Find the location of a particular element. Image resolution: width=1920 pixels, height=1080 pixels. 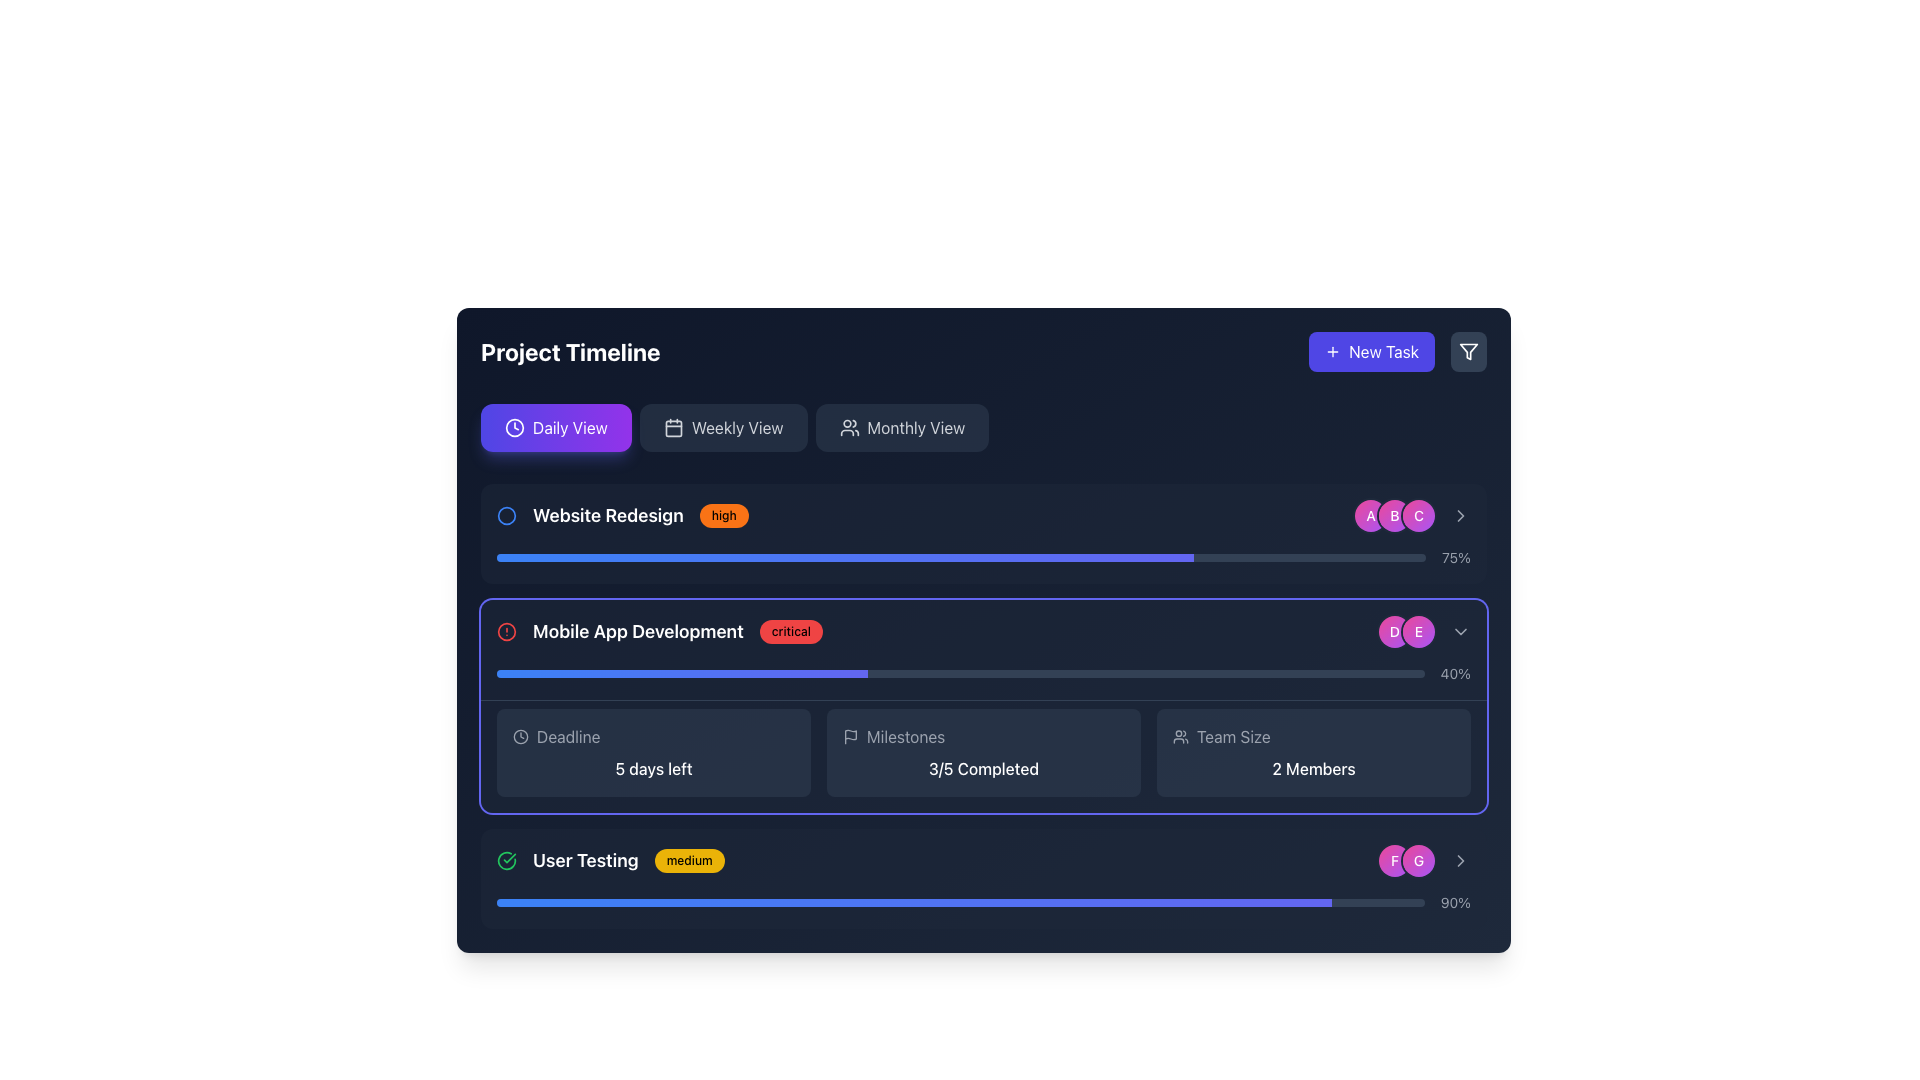

the progress value is located at coordinates (1156, 902).